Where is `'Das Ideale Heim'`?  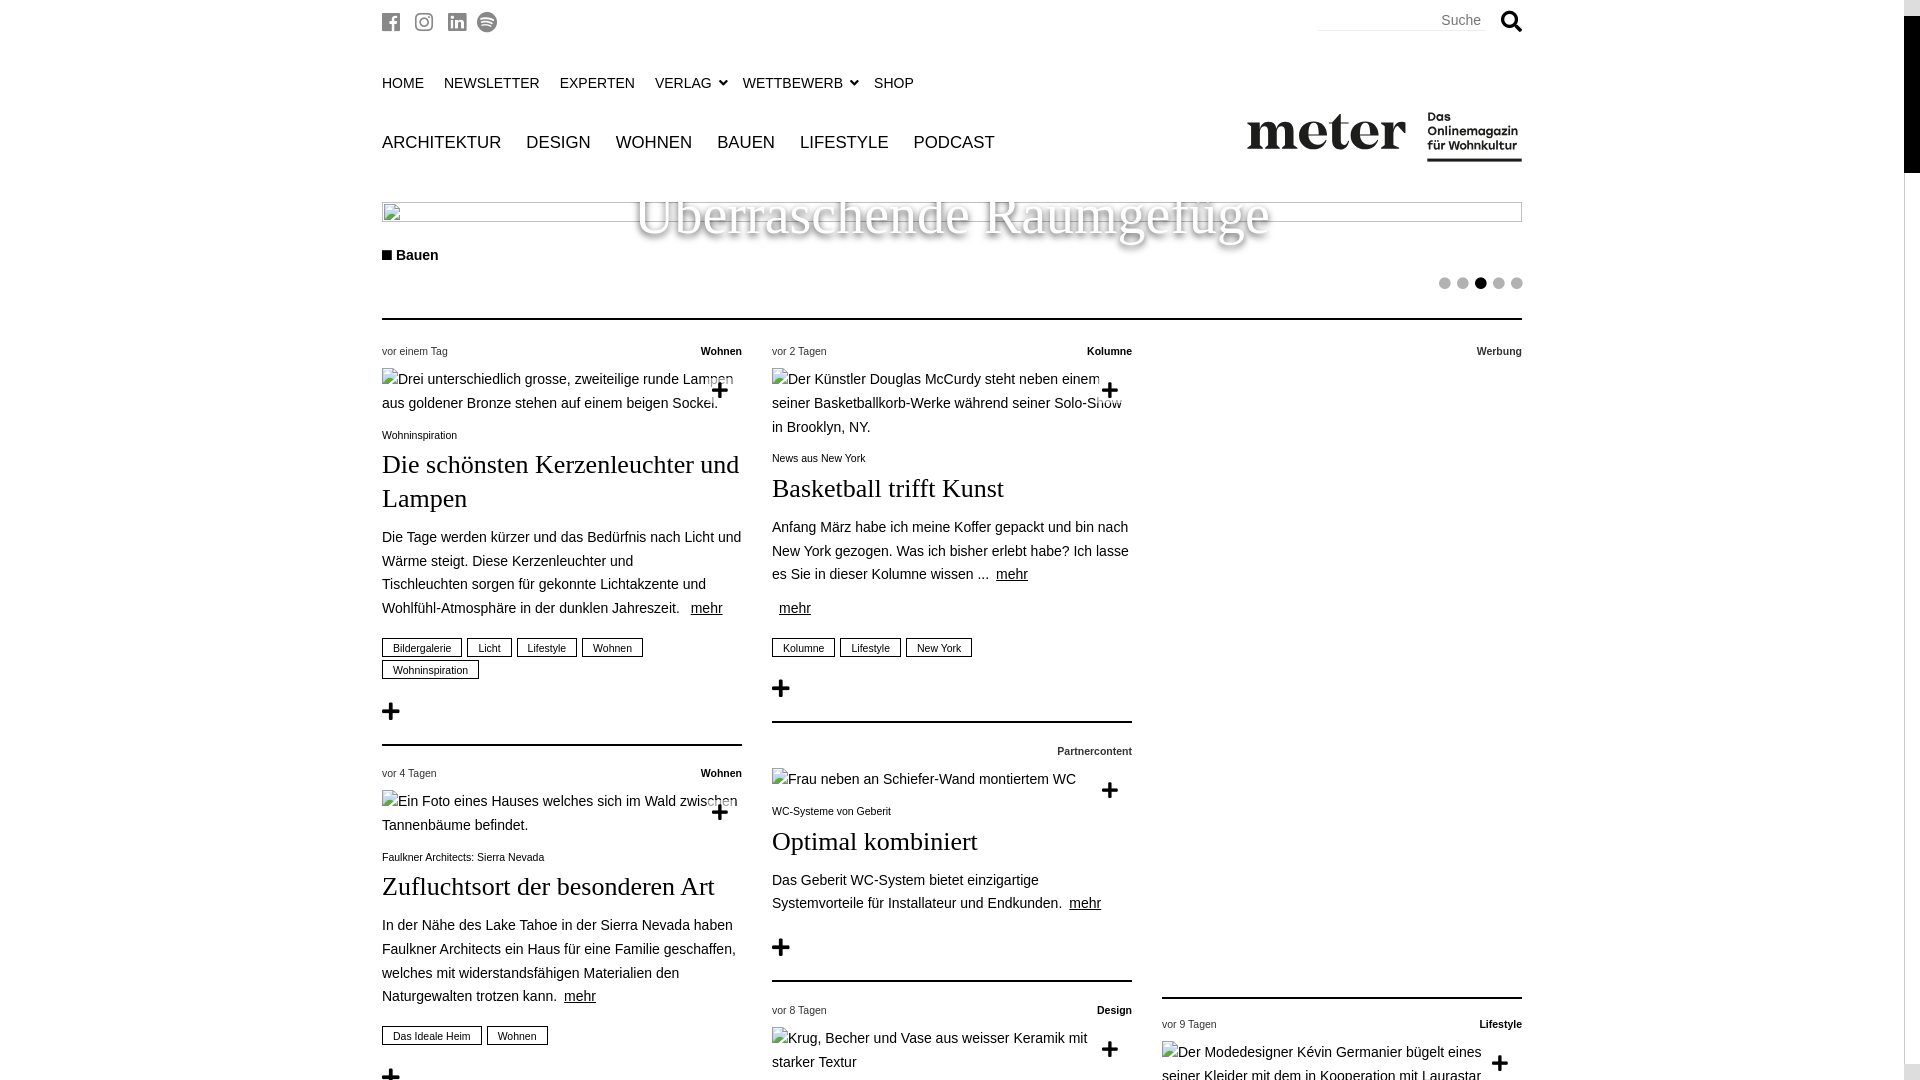 'Das Ideale Heim' is located at coordinates (431, 1035).